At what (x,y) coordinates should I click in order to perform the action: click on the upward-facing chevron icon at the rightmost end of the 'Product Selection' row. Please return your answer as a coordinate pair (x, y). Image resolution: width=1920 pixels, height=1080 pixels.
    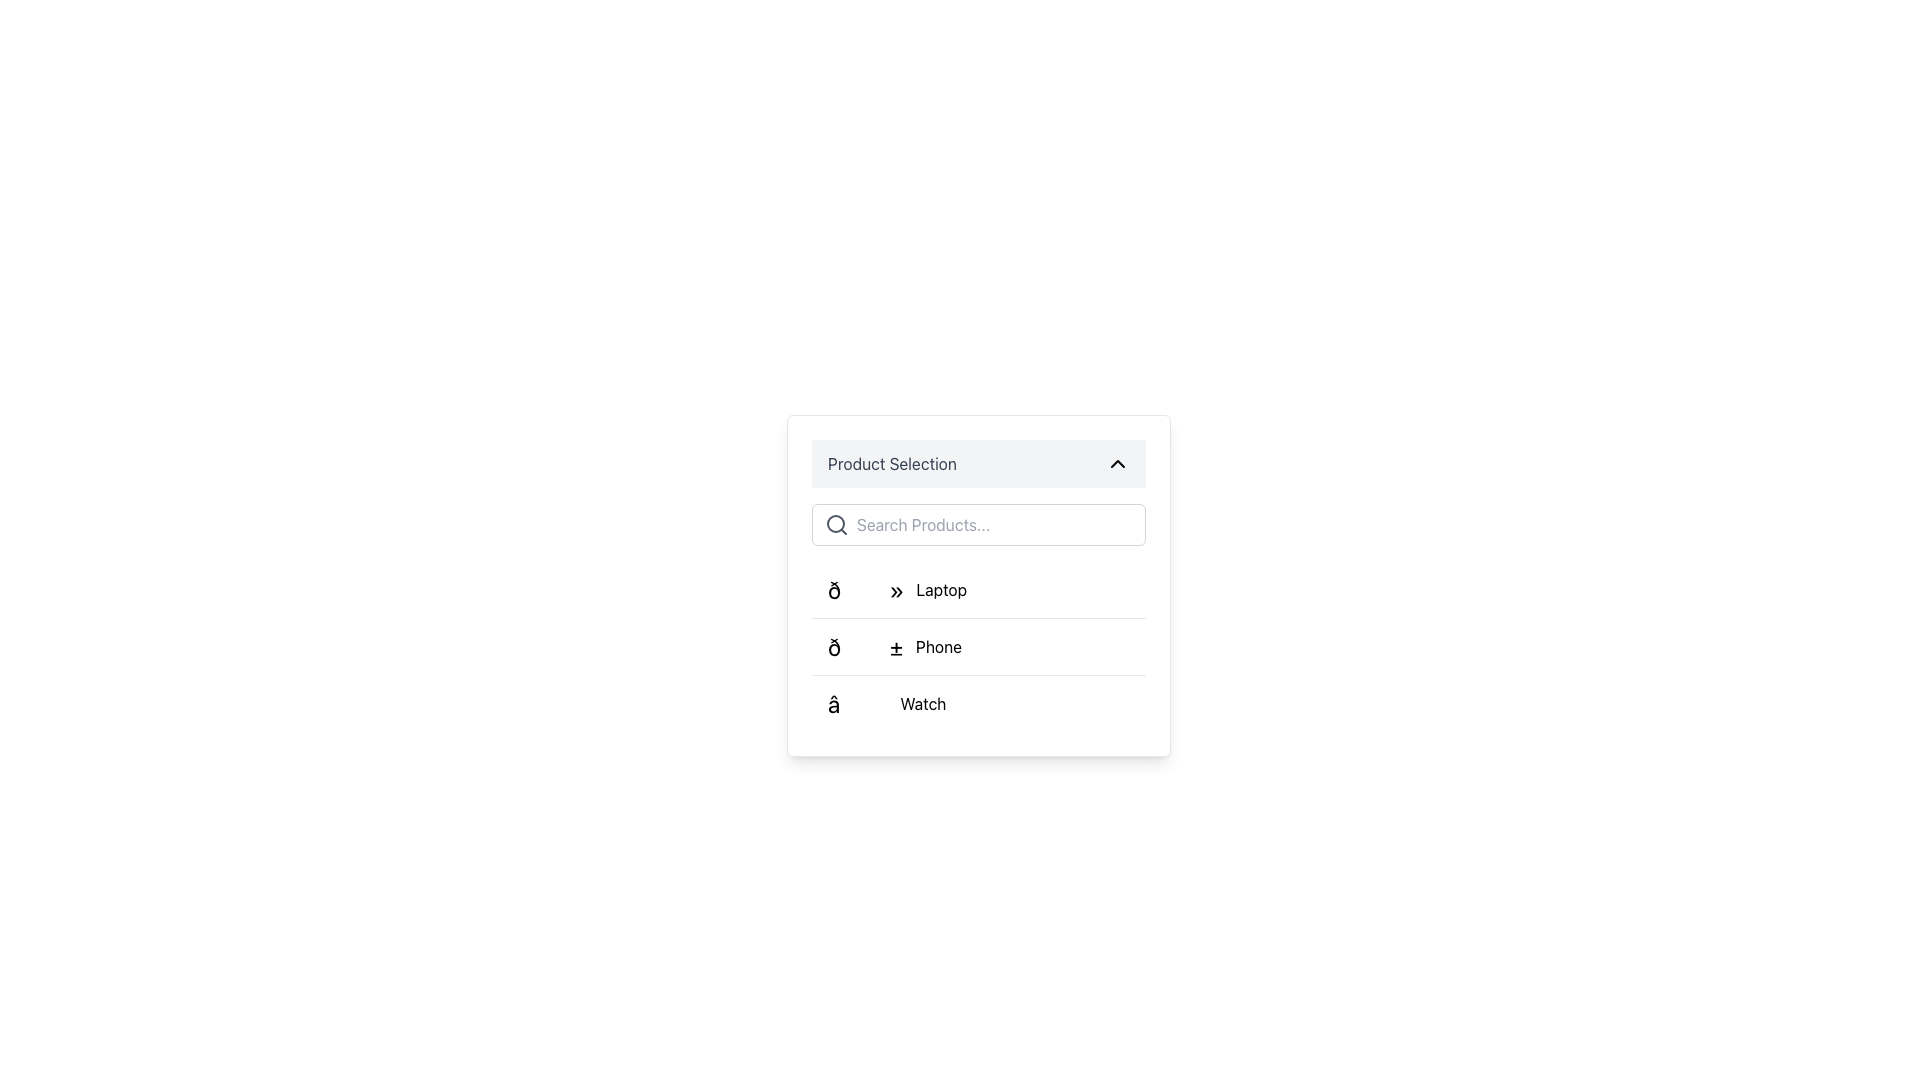
    Looking at the image, I should click on (1117, 463).